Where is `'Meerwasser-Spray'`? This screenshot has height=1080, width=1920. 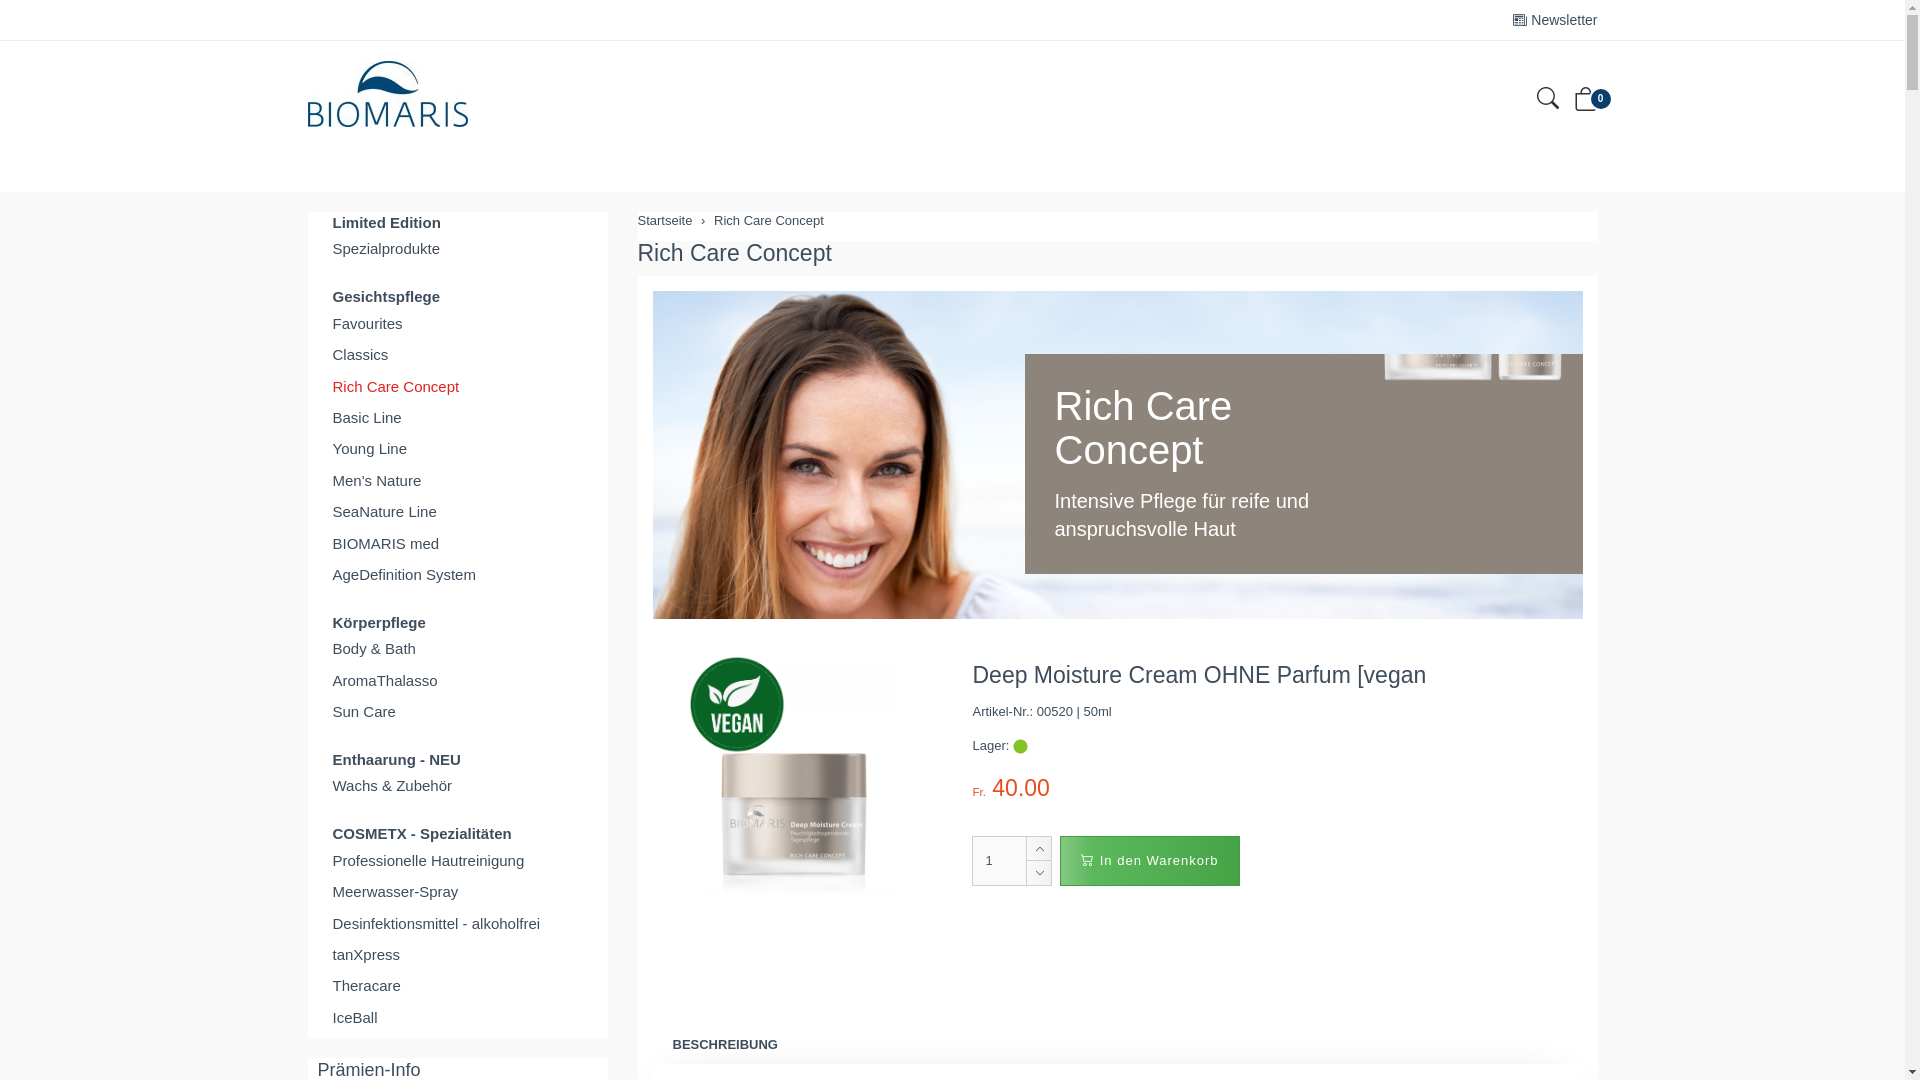
'Meerwasser-Spray' is located at coordinates (456, 890).